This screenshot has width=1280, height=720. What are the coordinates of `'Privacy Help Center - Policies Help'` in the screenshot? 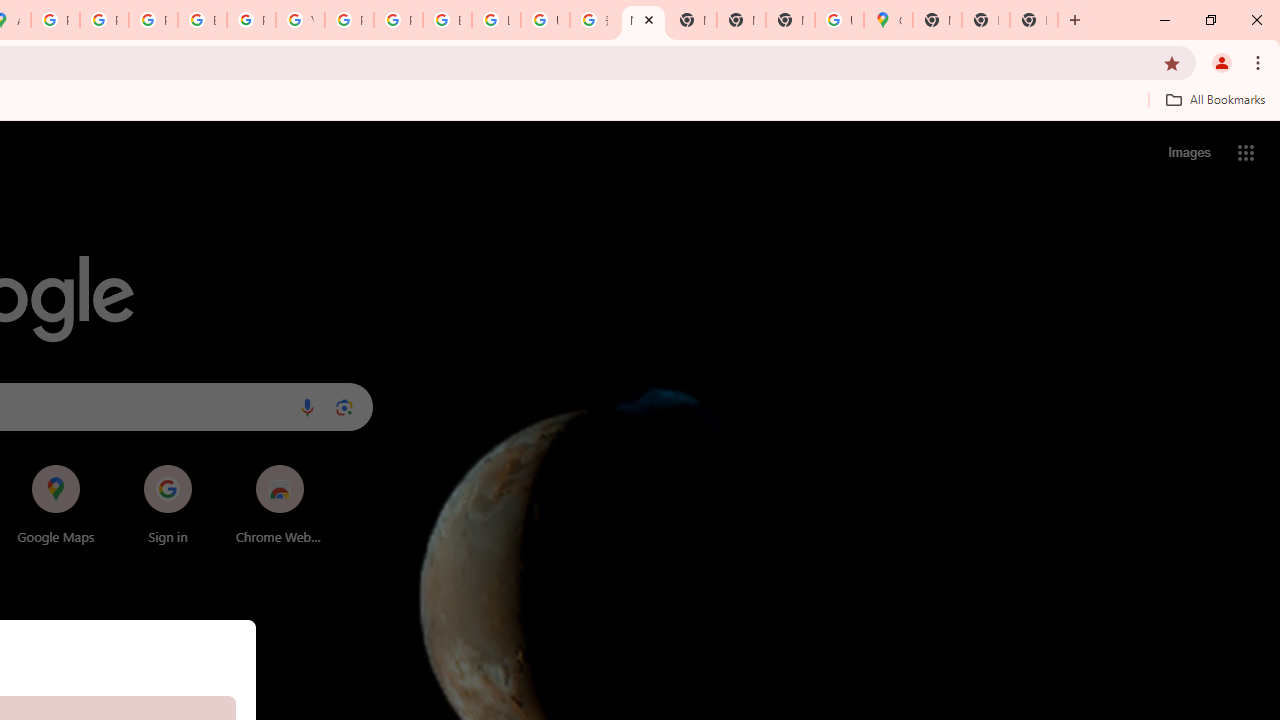 It's located at (152, 20).